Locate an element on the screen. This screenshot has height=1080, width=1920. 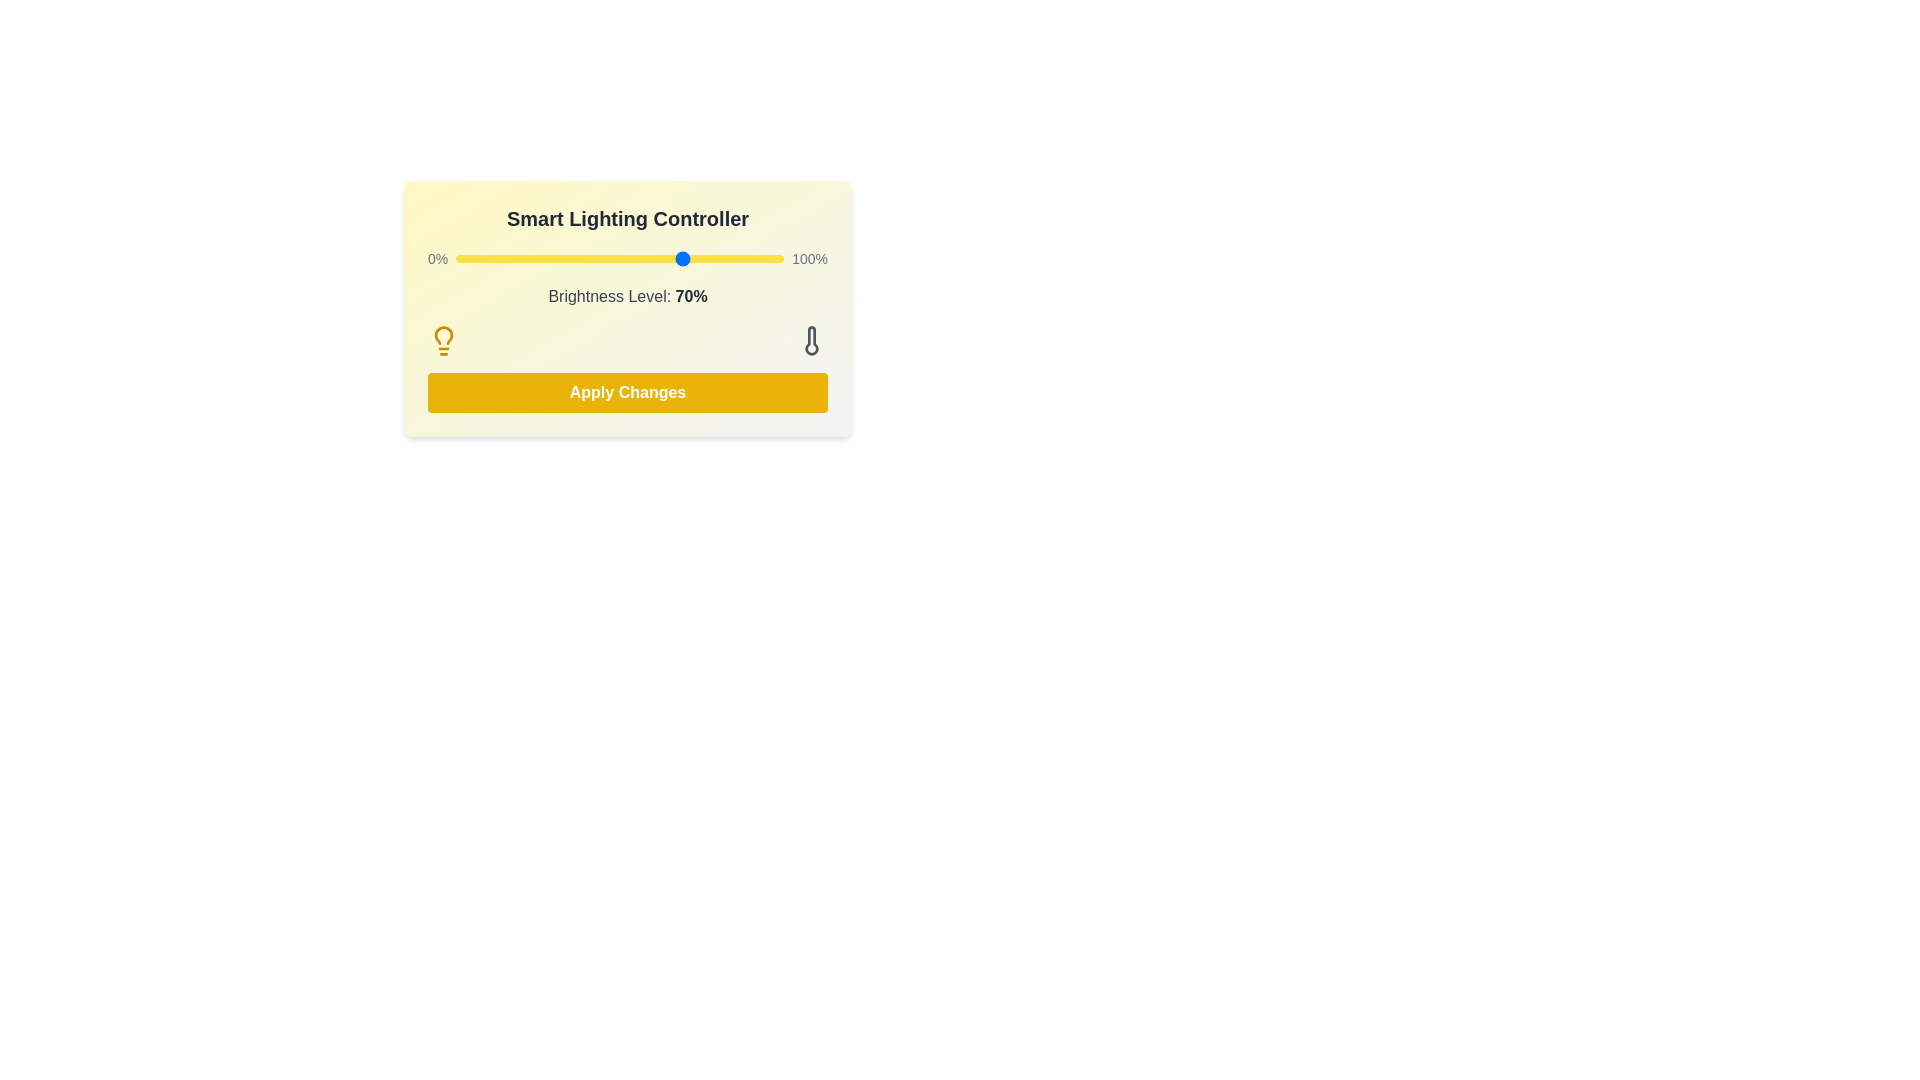
the brightness slider to set the brightness to 93% is located at coordinates (760, 257).